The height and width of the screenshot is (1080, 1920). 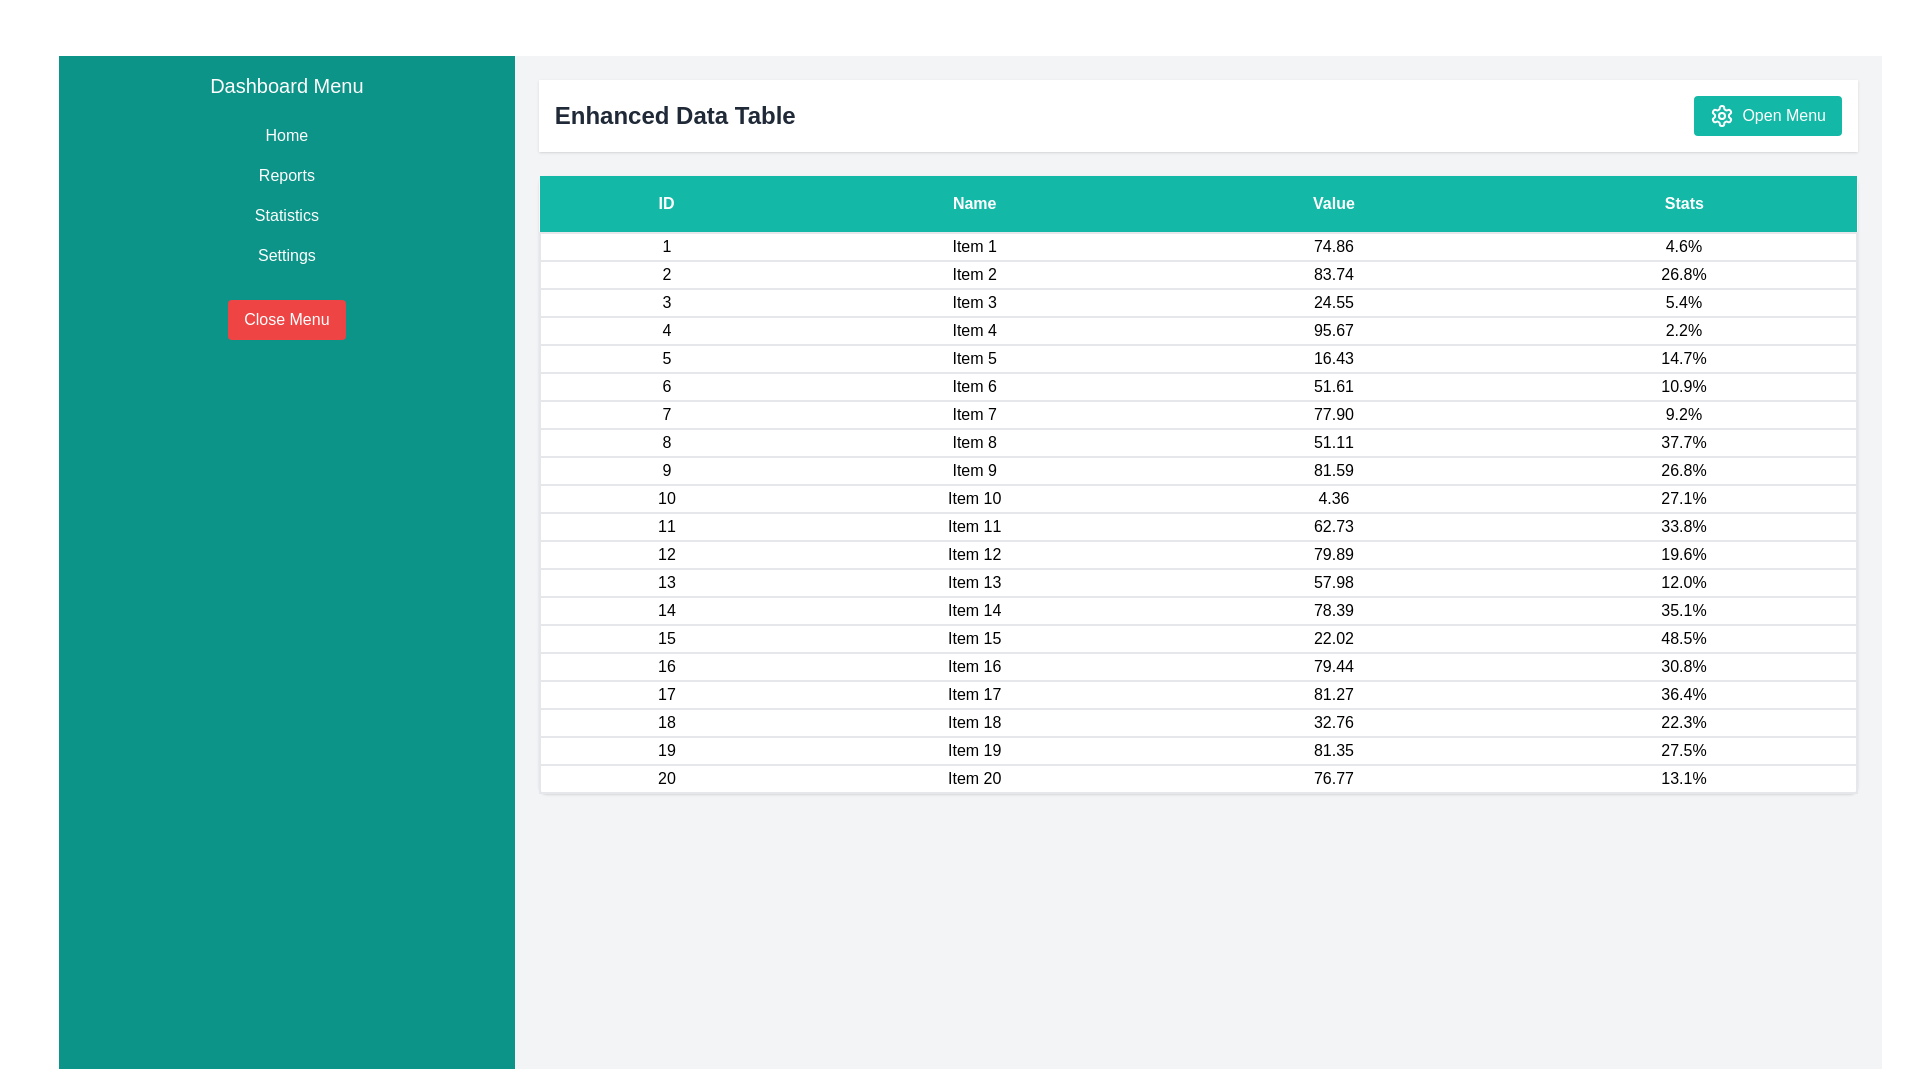 What do you see at coordinates (1767, 115) in the screenshot?
I see `the 'Open Menu' button to open the menu` at bounding box center [1767, 115].